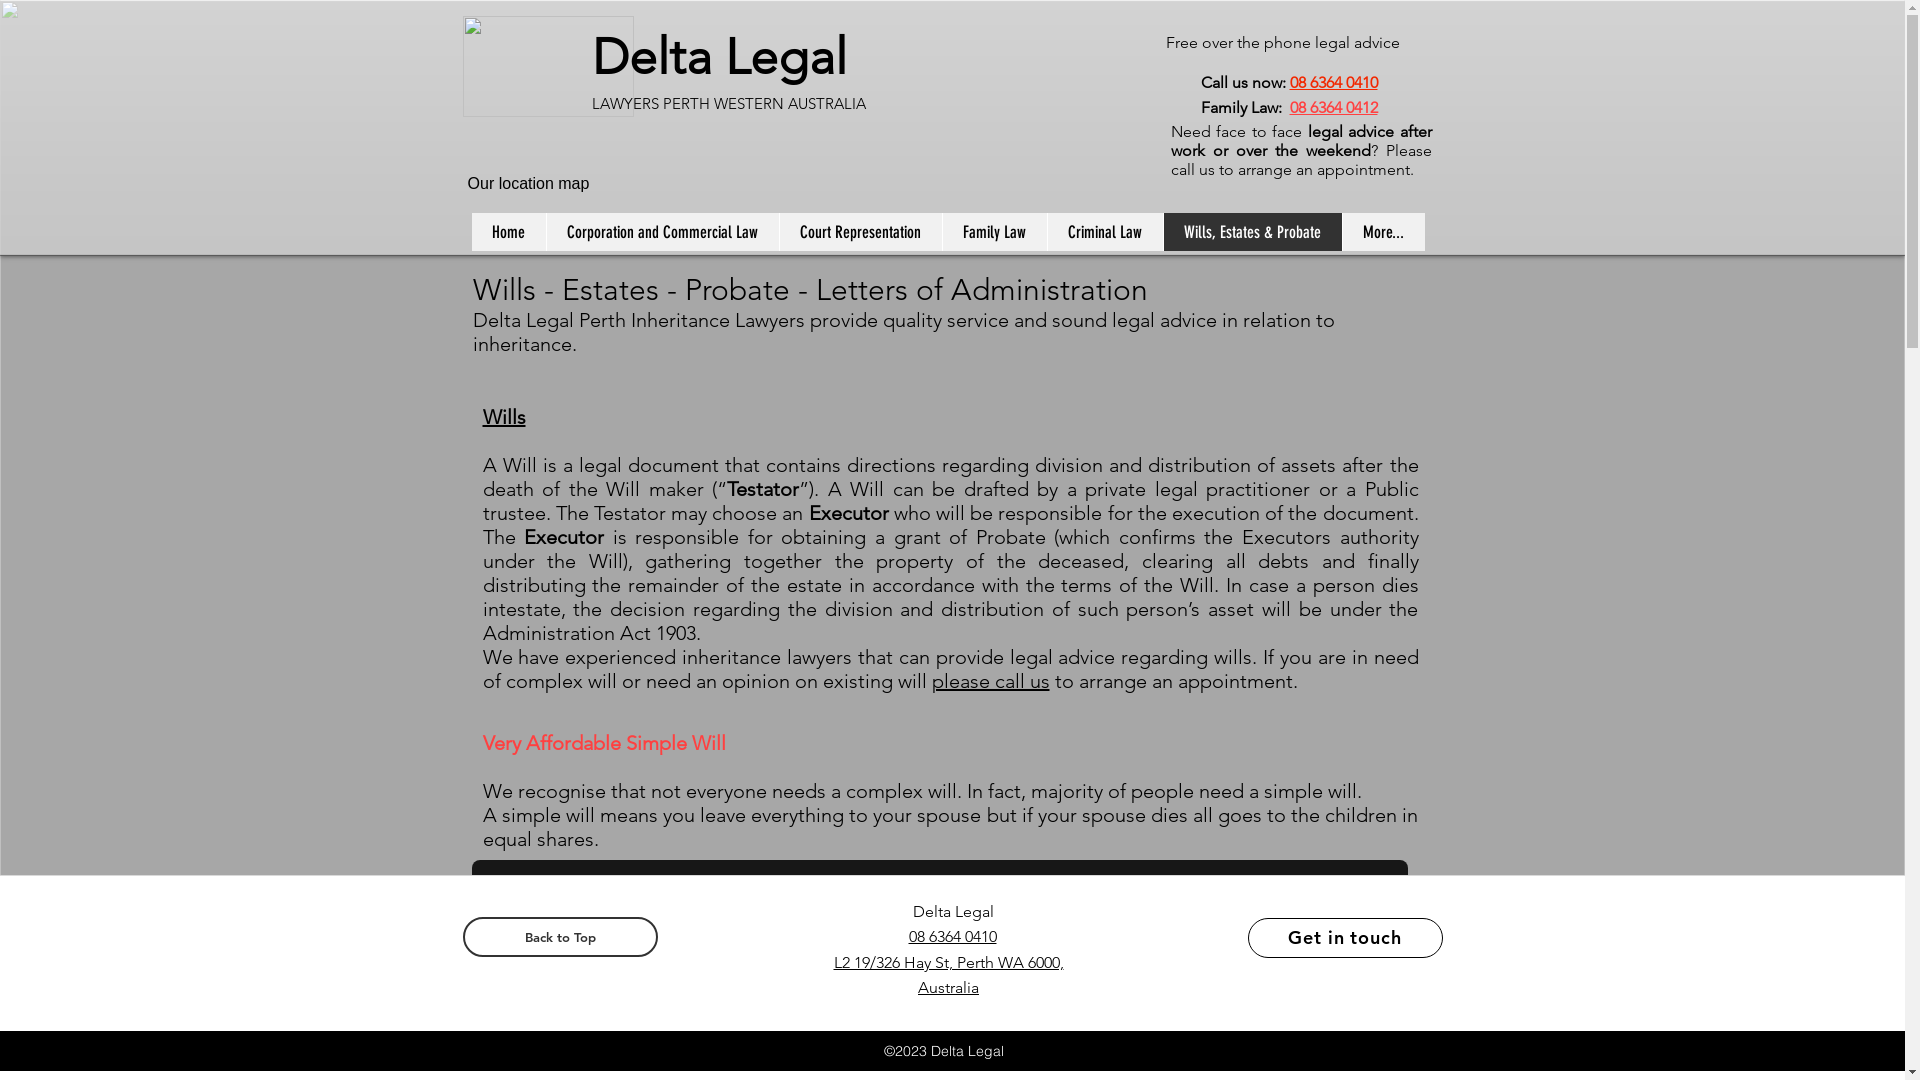 This screenshot has height=1080, width=1920. I want to click on 'Embedded Content', so click(560, 151).